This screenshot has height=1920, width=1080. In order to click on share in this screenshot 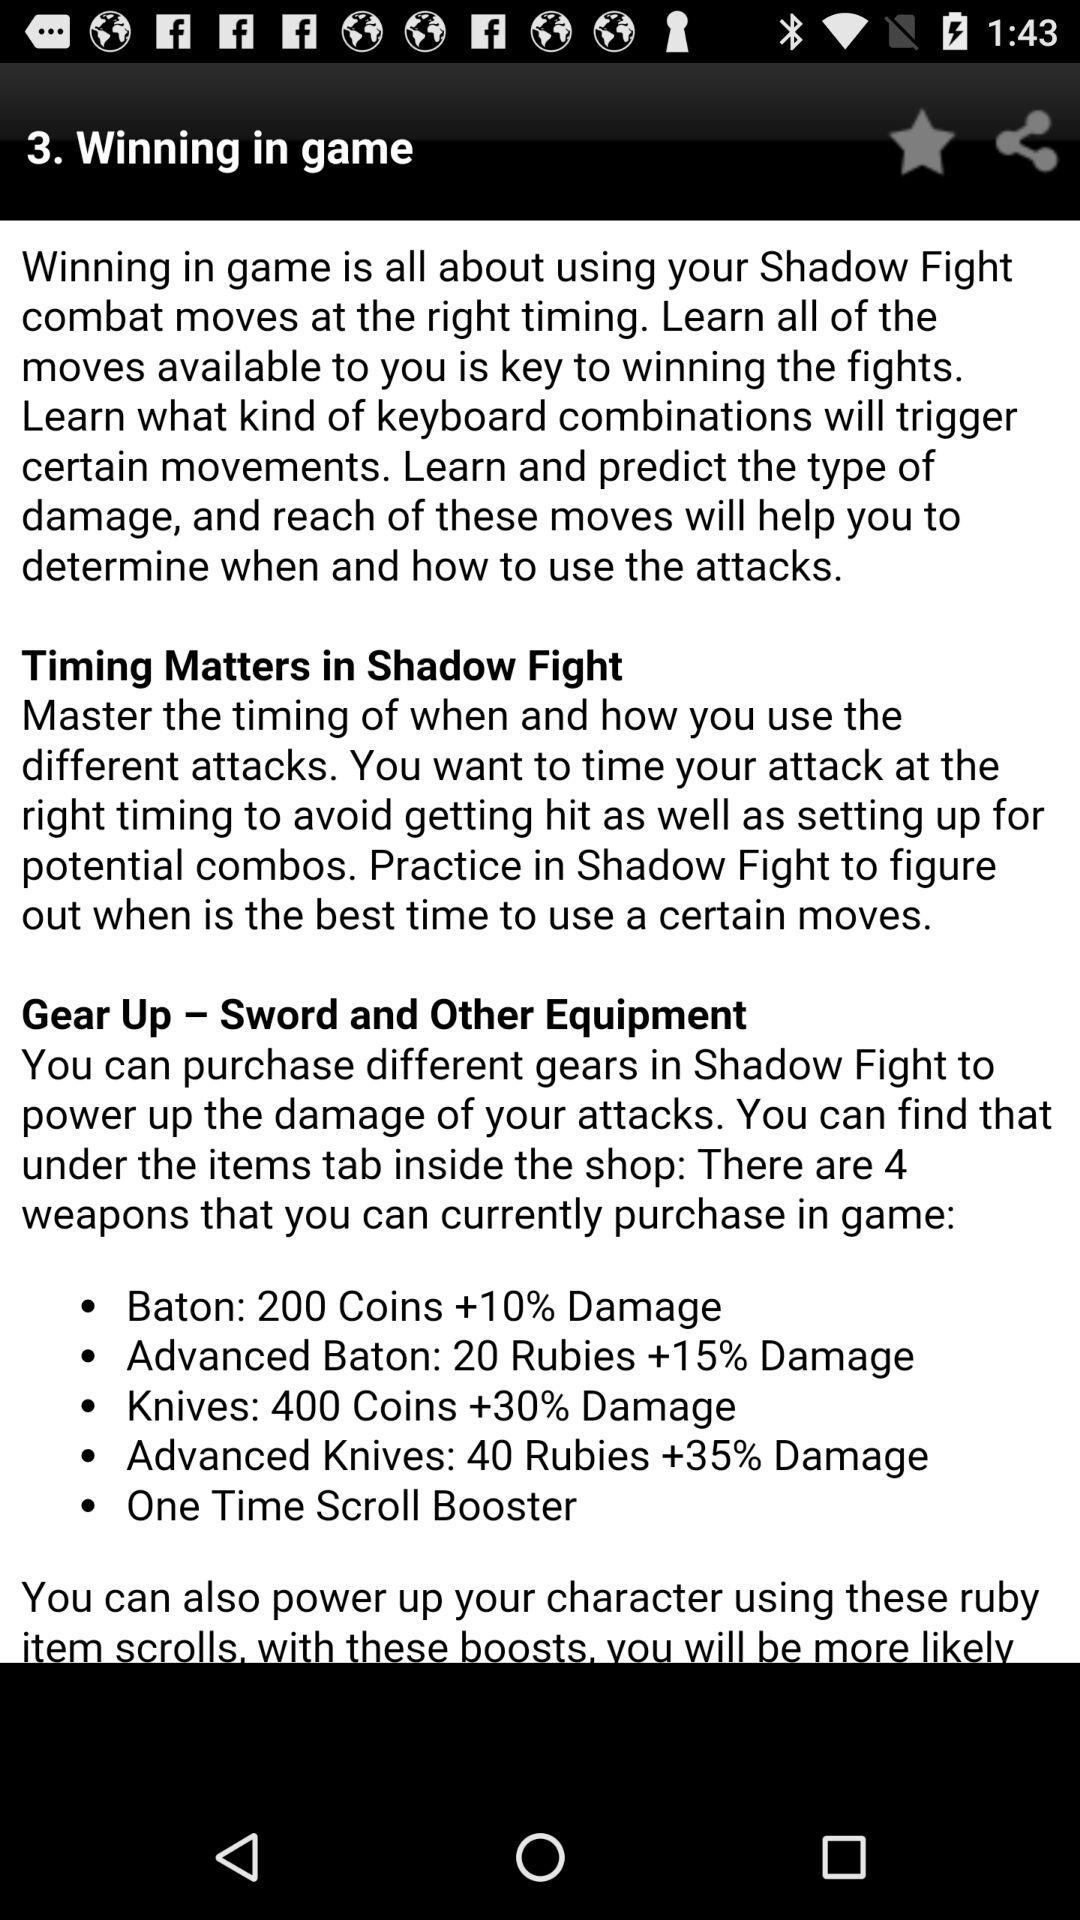, I will do `click(1027, 140)`.